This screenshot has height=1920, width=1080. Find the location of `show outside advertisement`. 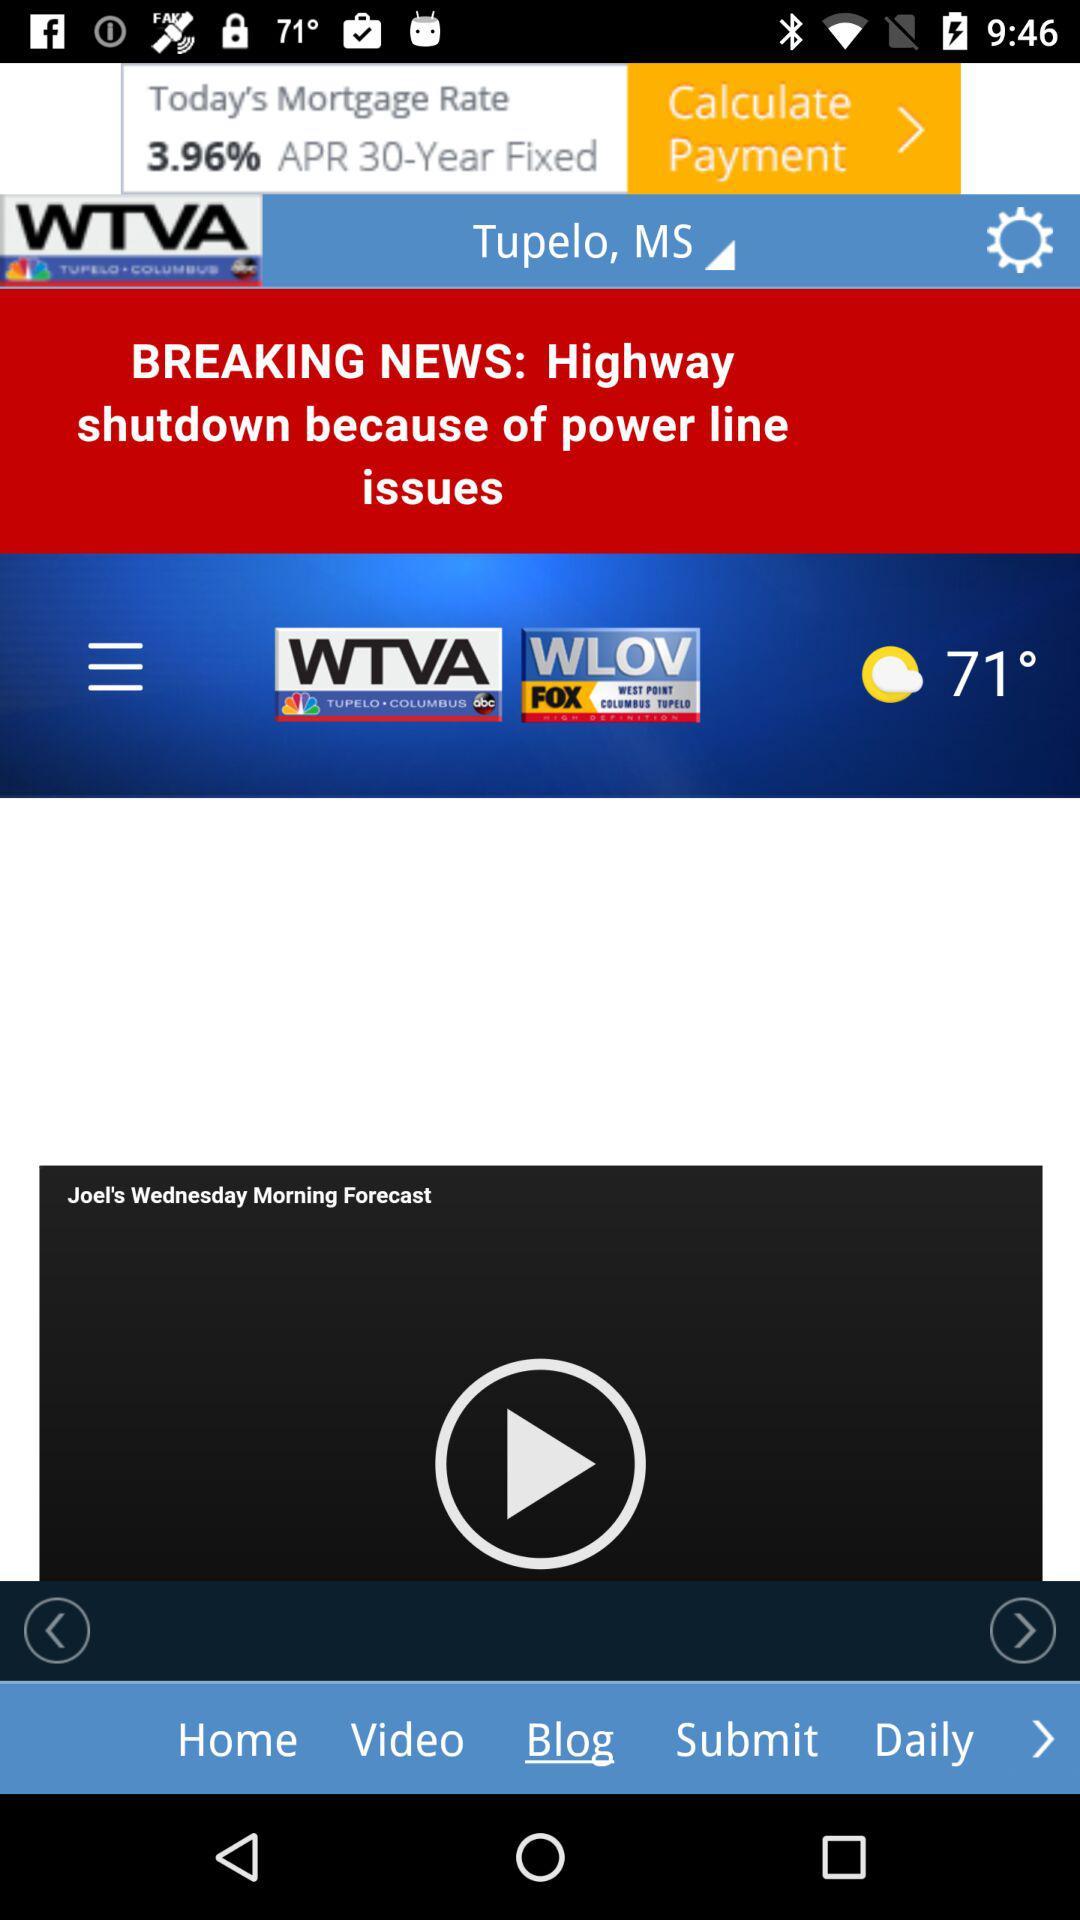

show outside advertisement is located at coordinates (540, 127).